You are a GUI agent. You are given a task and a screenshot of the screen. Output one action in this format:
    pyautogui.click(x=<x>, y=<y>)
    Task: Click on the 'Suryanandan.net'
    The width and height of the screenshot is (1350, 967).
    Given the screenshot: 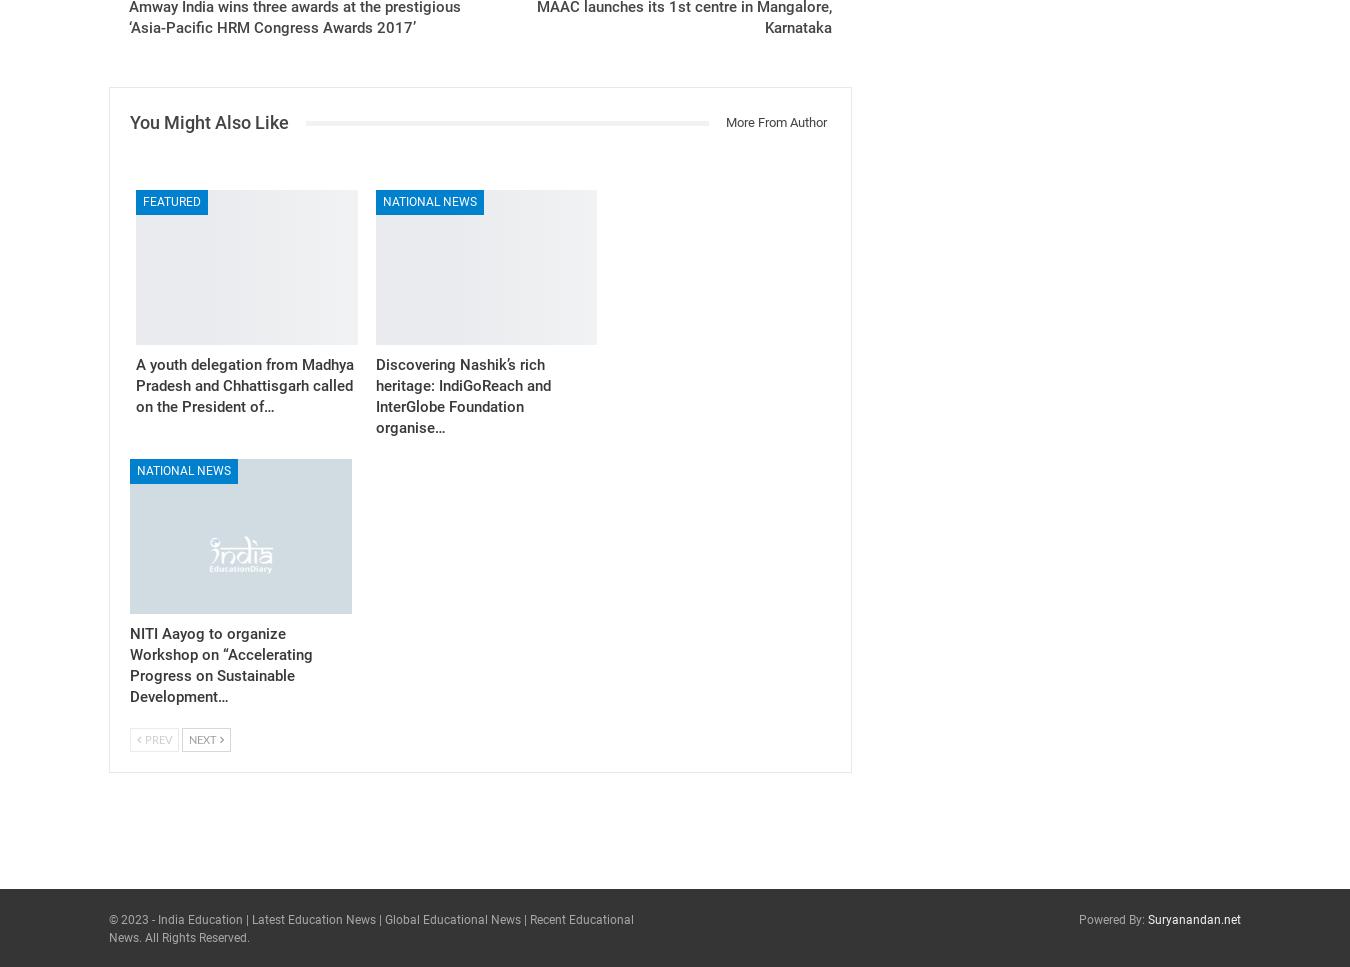 What is the action you would take?
    pyautogui.click(x=1147, y=920)
    